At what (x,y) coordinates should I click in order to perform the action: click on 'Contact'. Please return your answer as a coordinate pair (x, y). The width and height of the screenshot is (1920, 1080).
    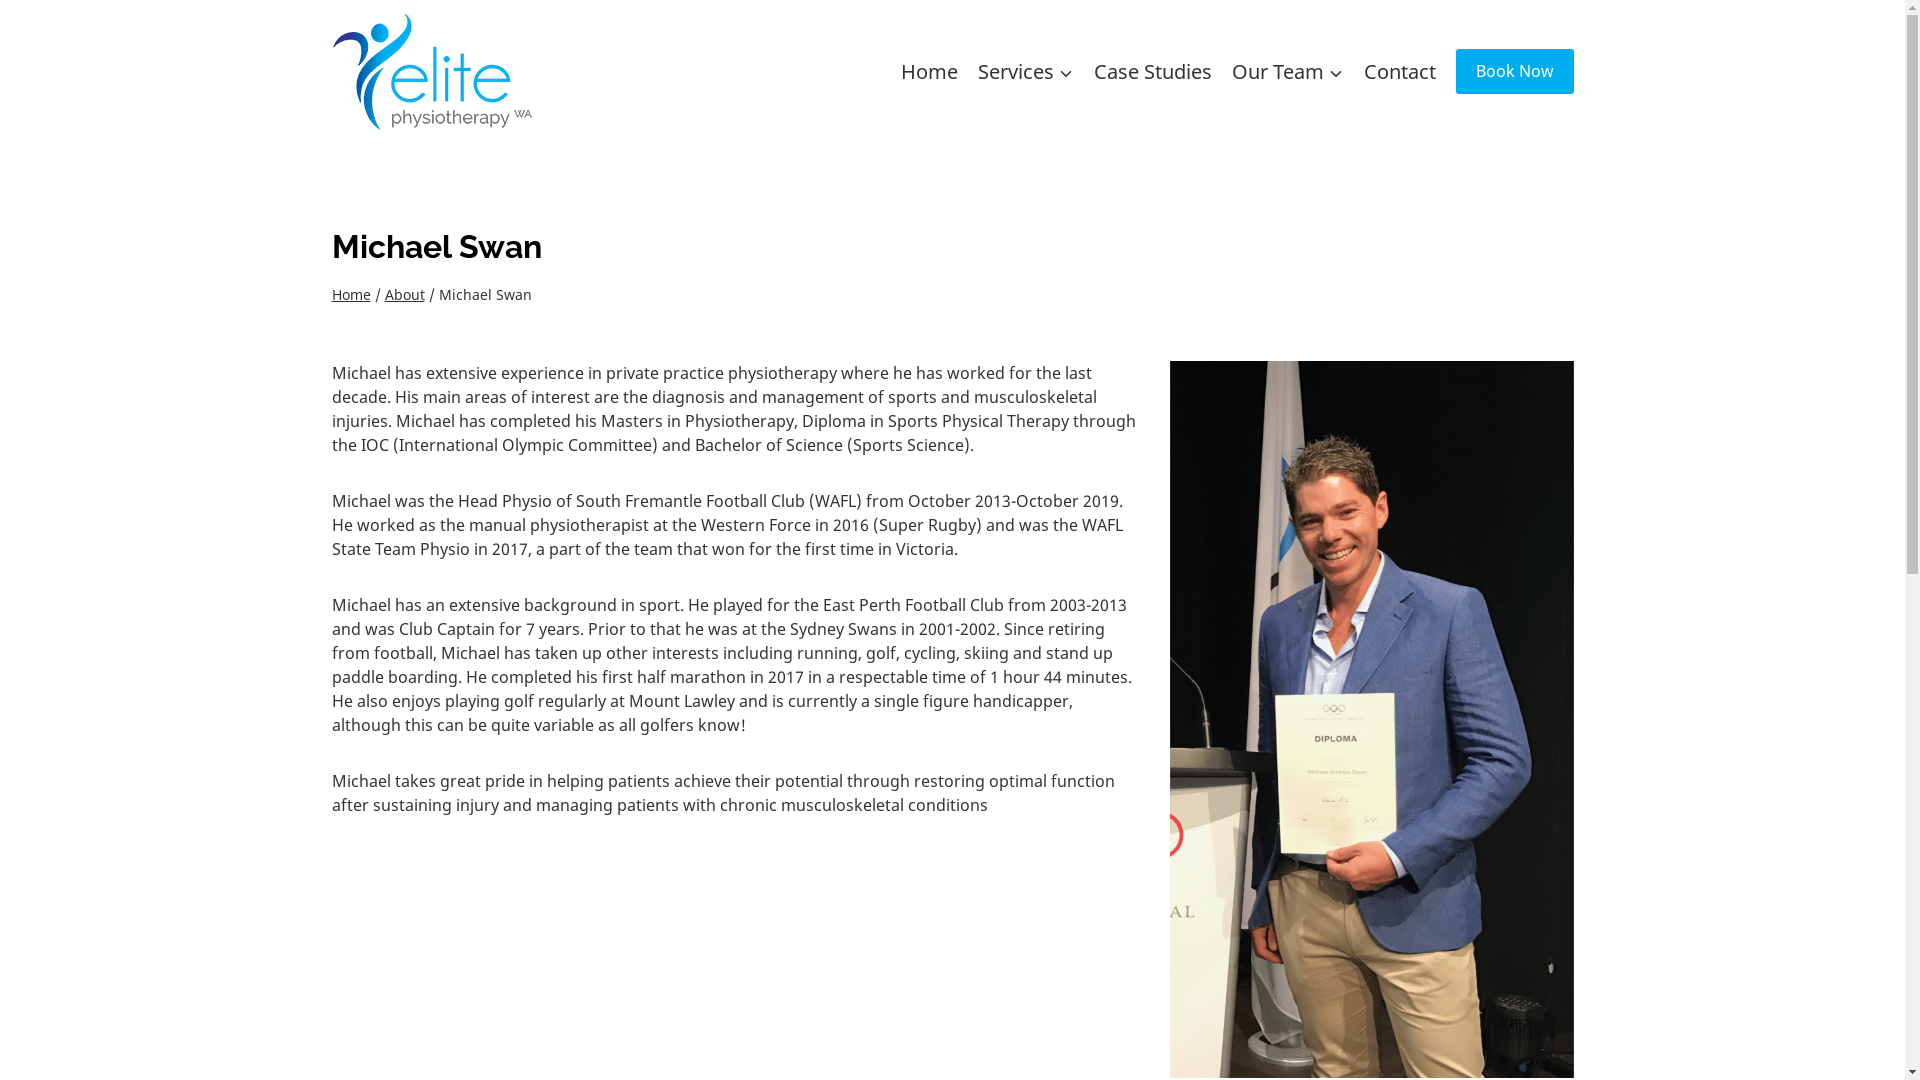
    Looking at the image, I should click on (1399, 69).